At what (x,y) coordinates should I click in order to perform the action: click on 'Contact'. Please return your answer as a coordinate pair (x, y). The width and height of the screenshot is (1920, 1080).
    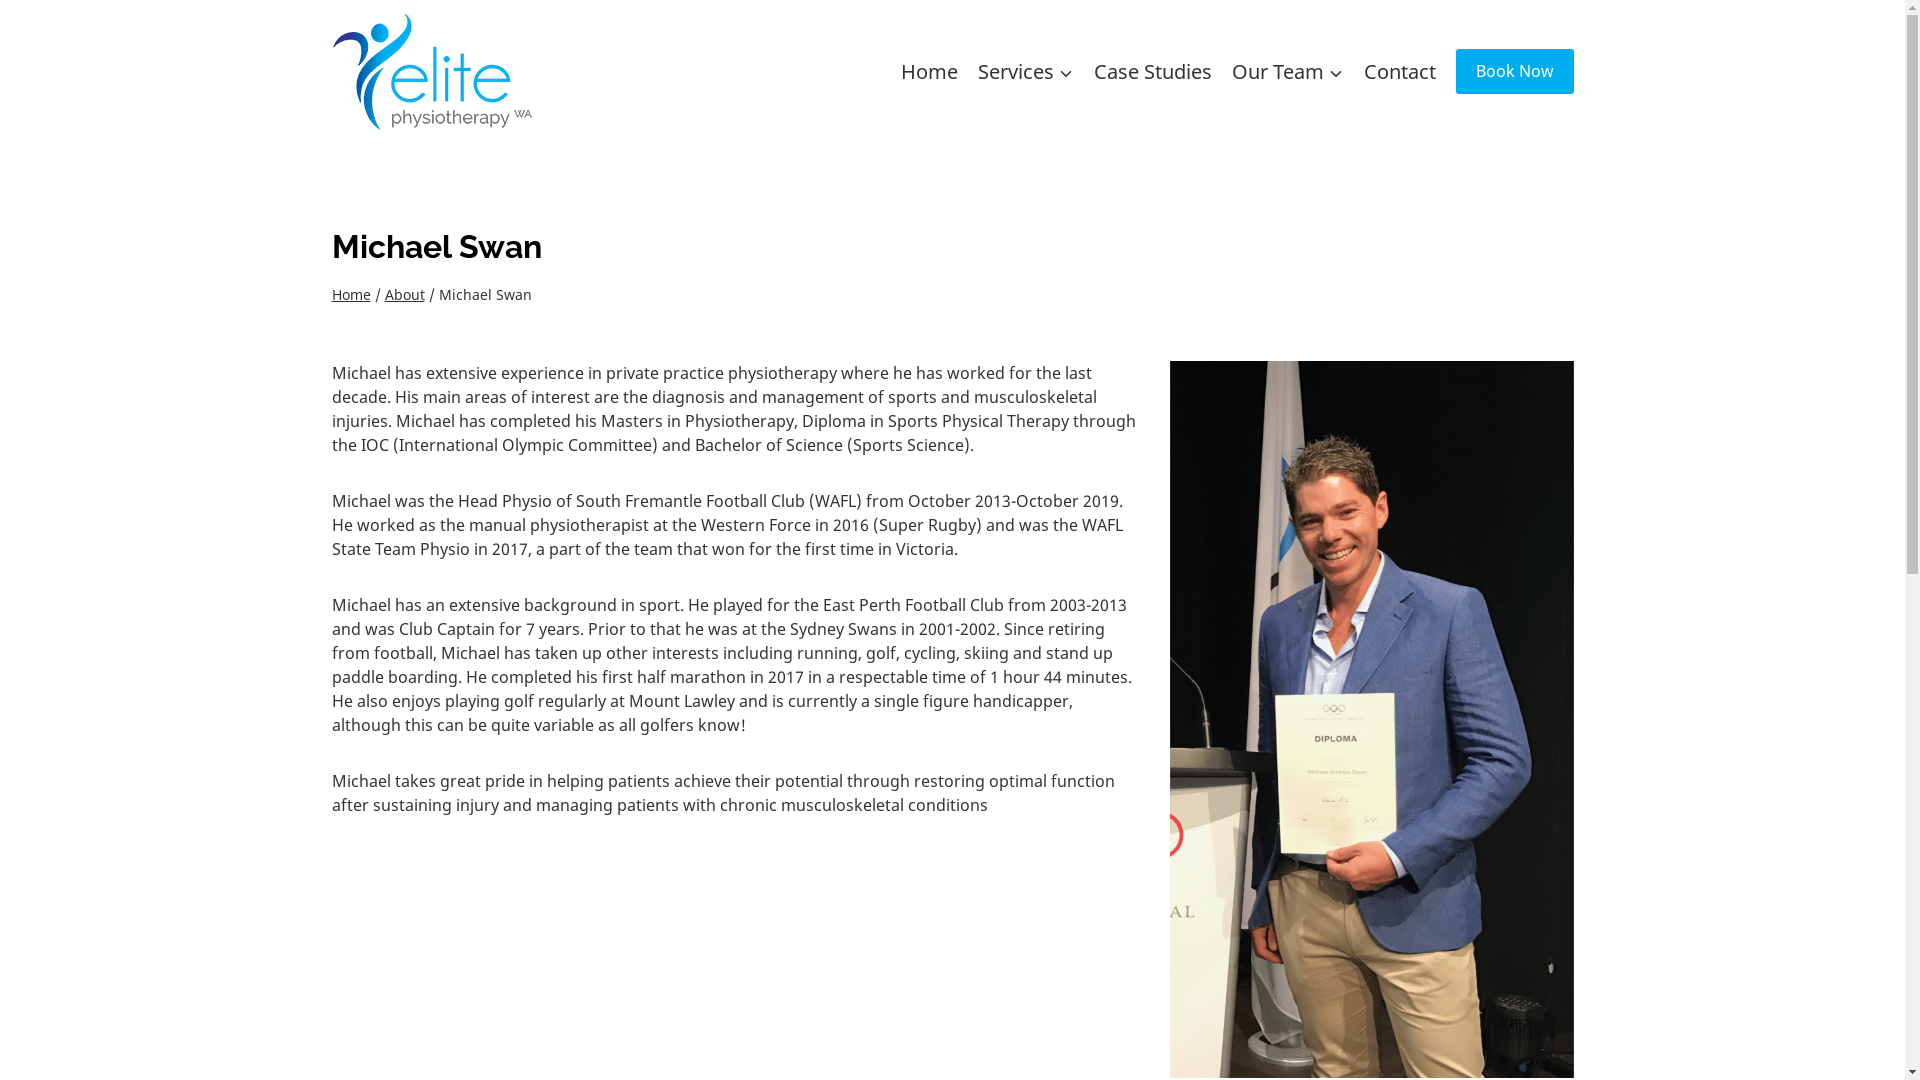
    Looking at the image, I should click on (1399, 69).